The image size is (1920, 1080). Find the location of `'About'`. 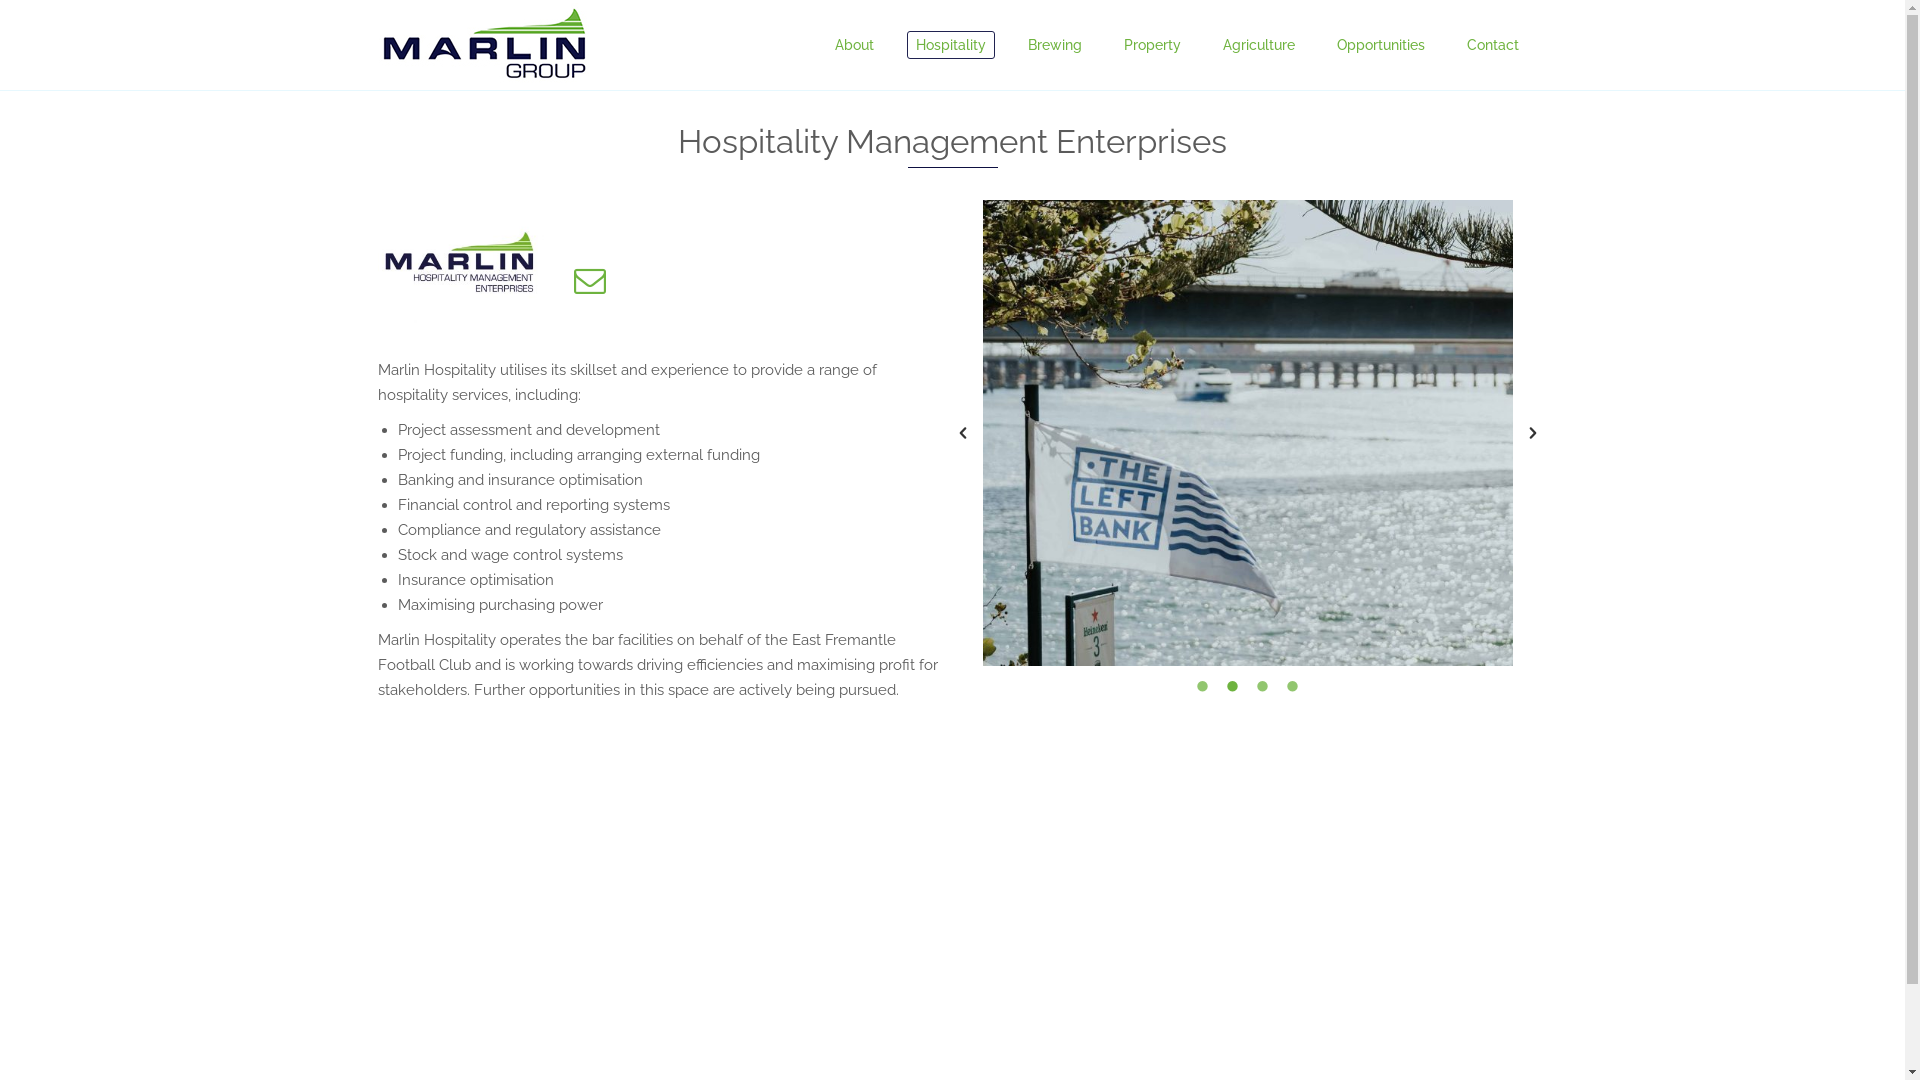

'About' is located at coordinates (854, 45).